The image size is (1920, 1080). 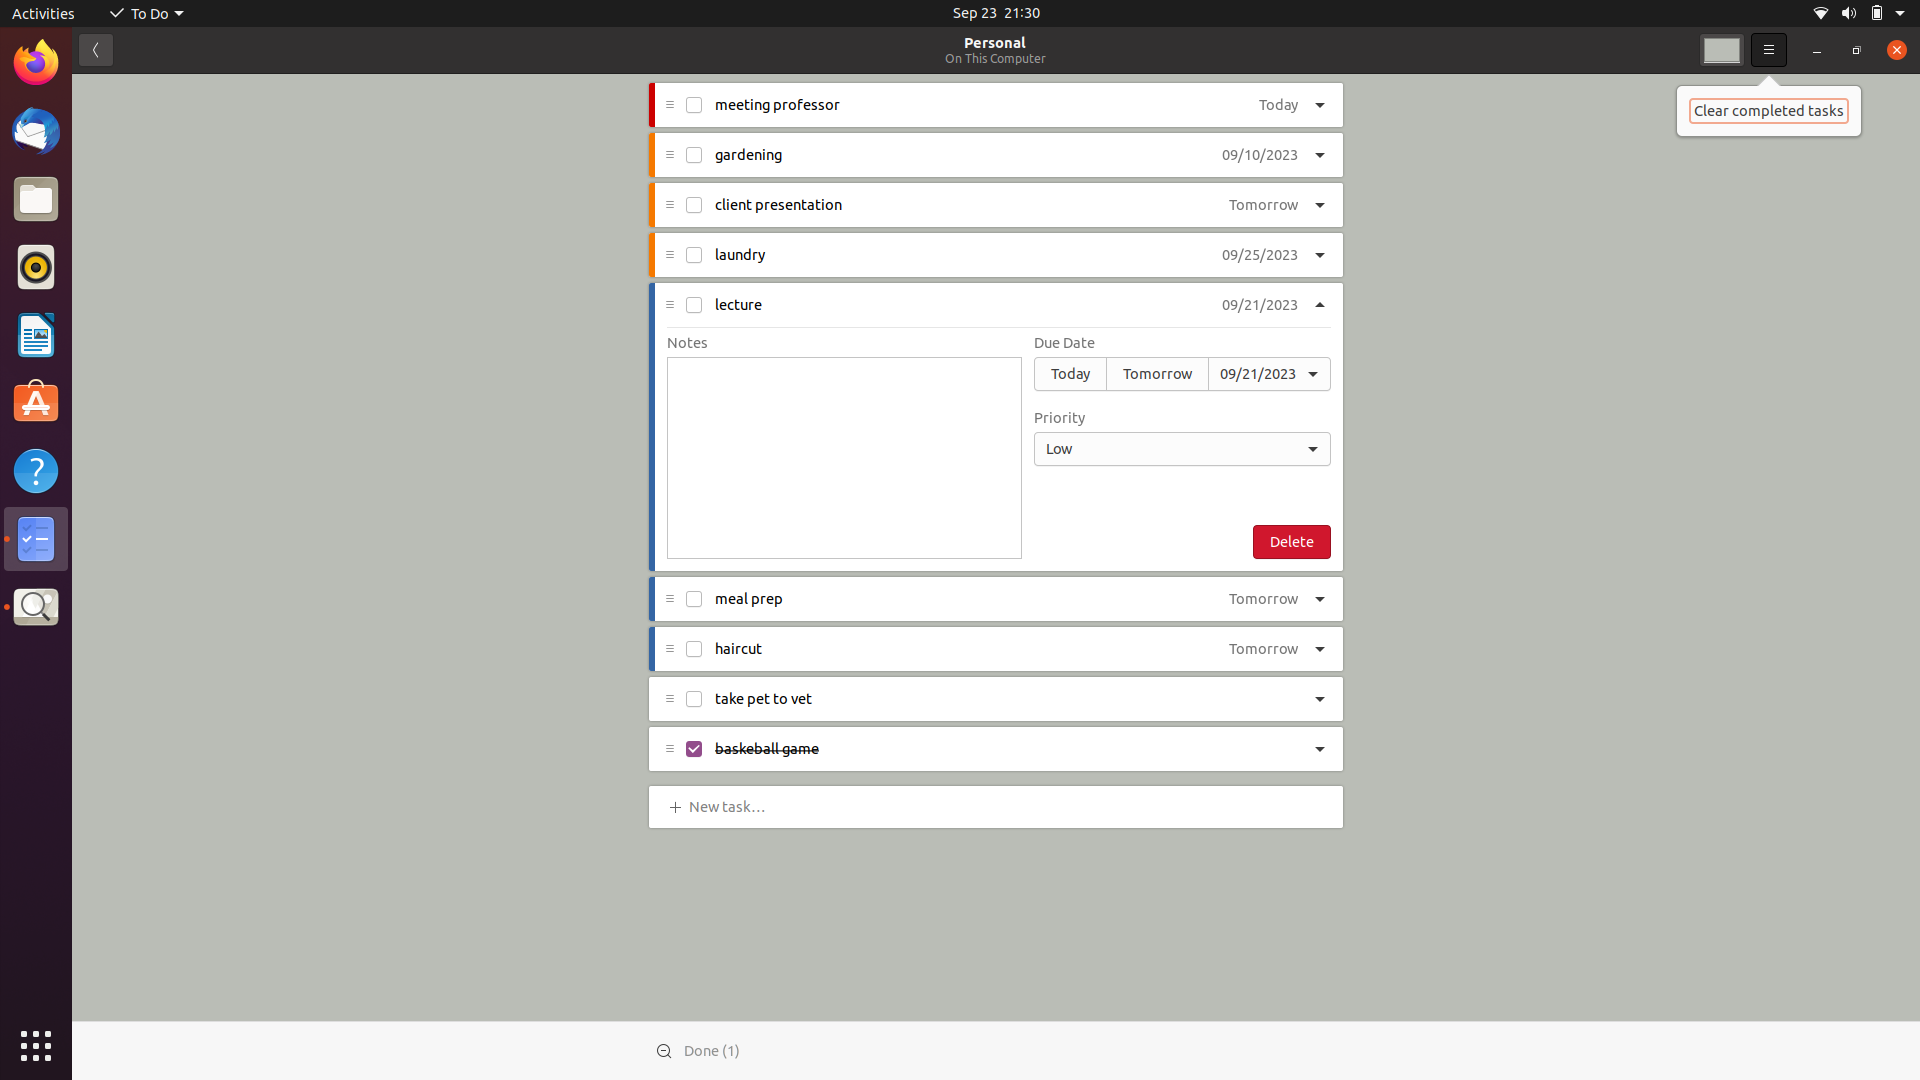 I want to click on Add "email client" task, so click(x=730, y=804).